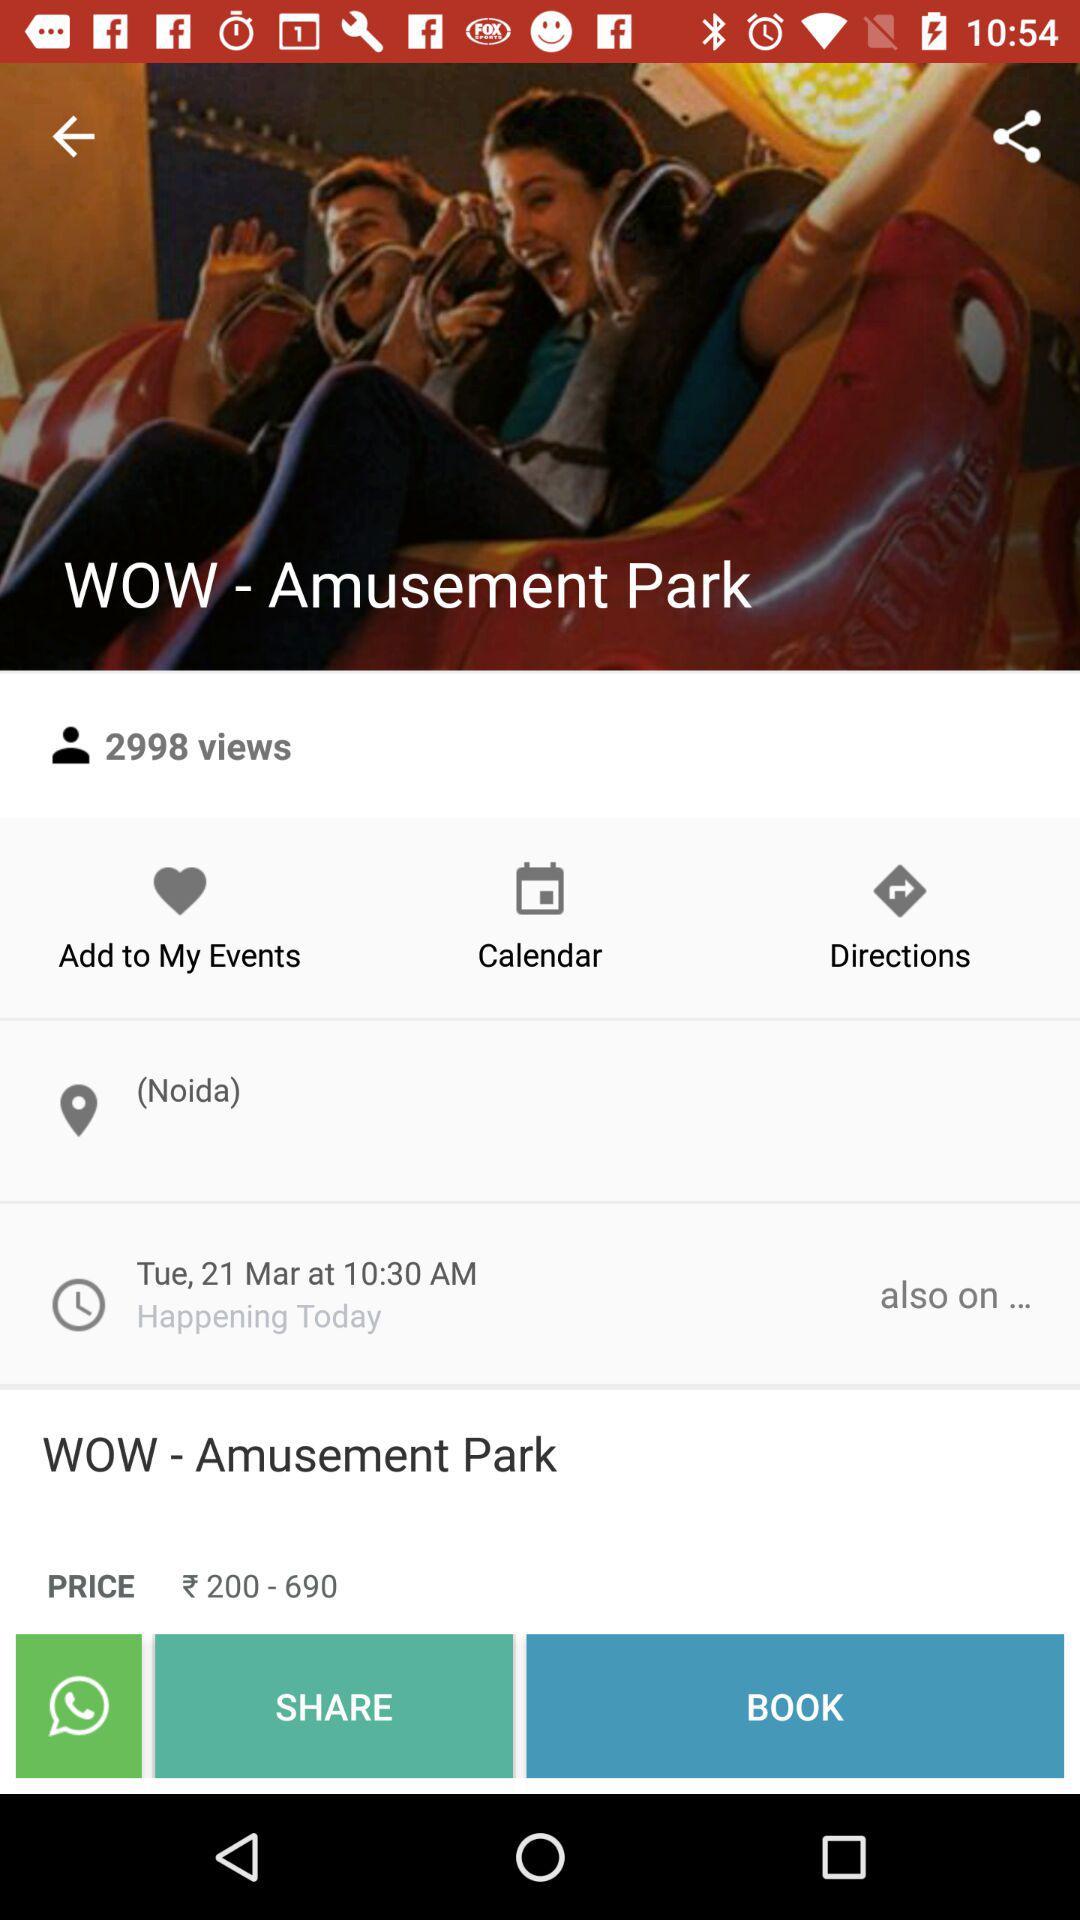 The height and width of the screenshot is (1920, 1080). What do you see at coordinates (898, 916) in the screenshot?
I see `item to the right of calendar item` at bounding box center [898, 916].